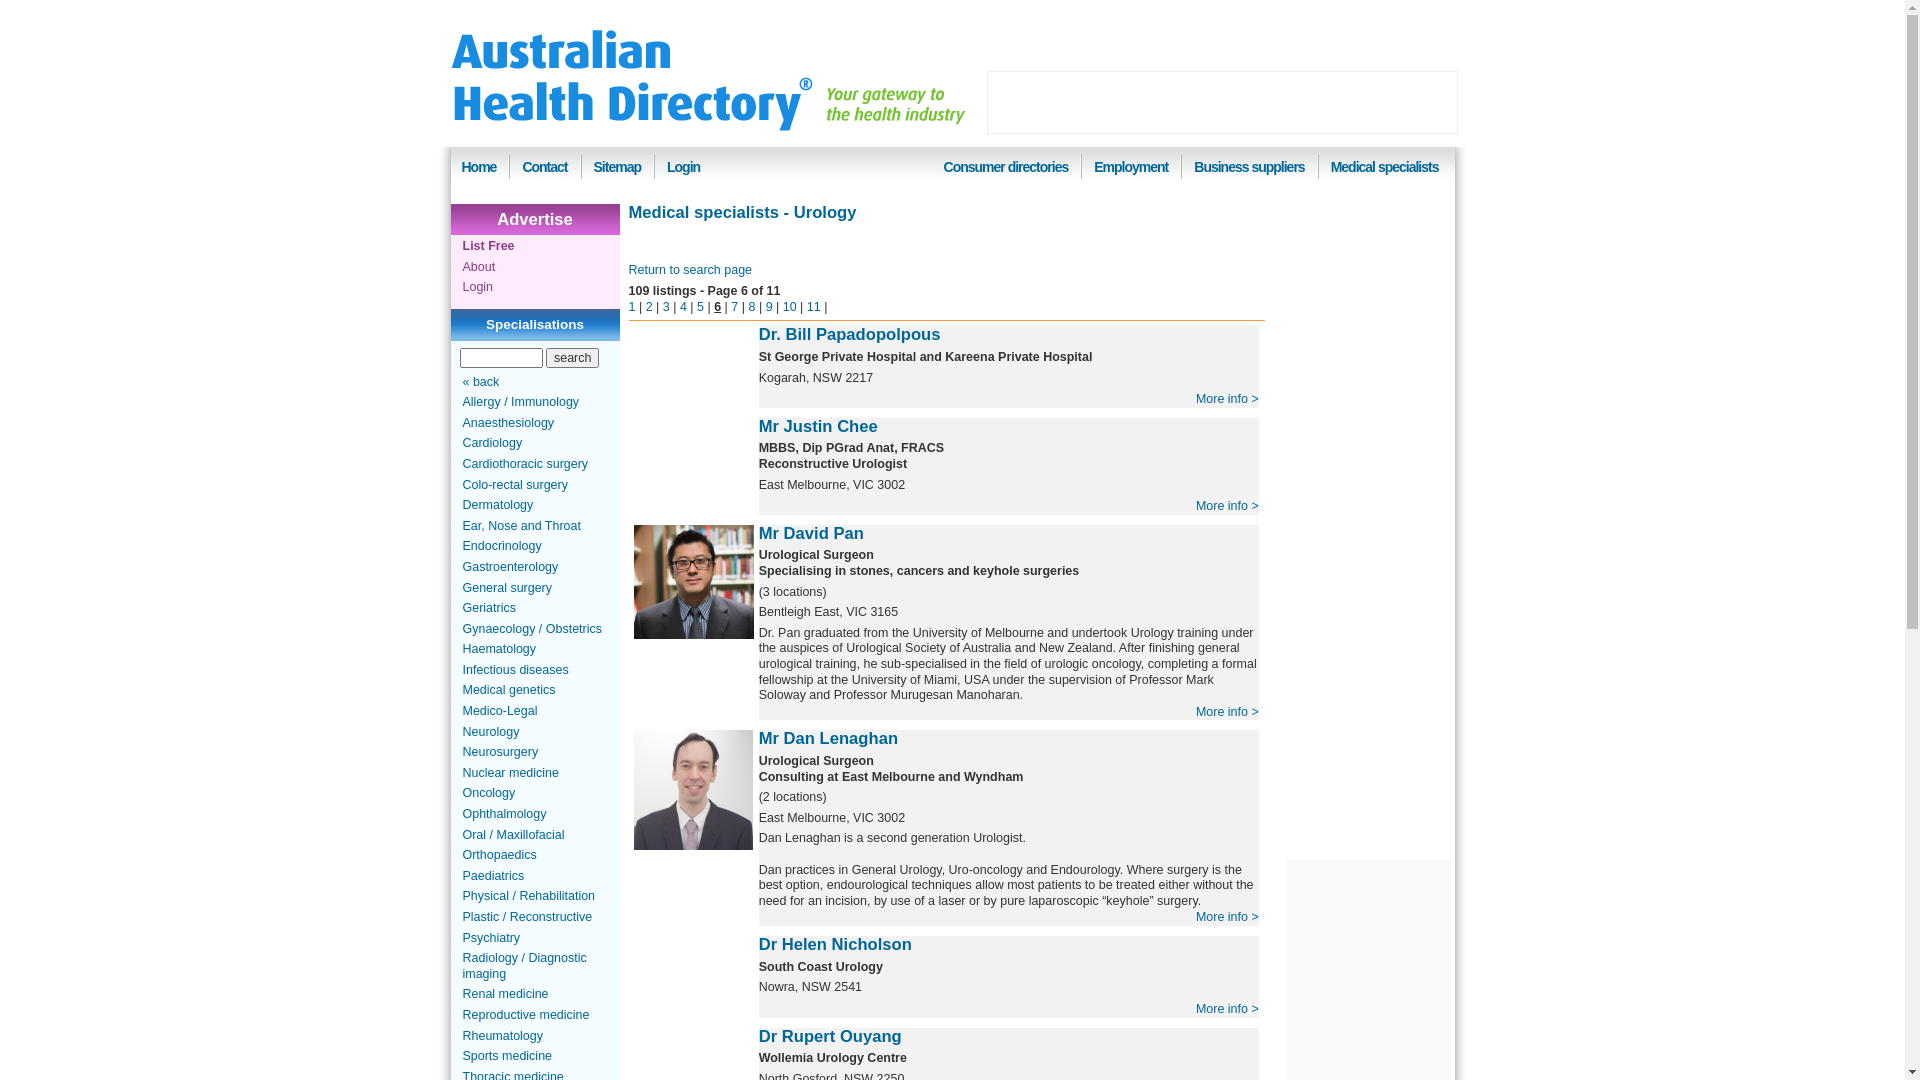  Describe the element at coordinates (460, 937) in the screenshot. I see `'Psychiatry'` at that location.